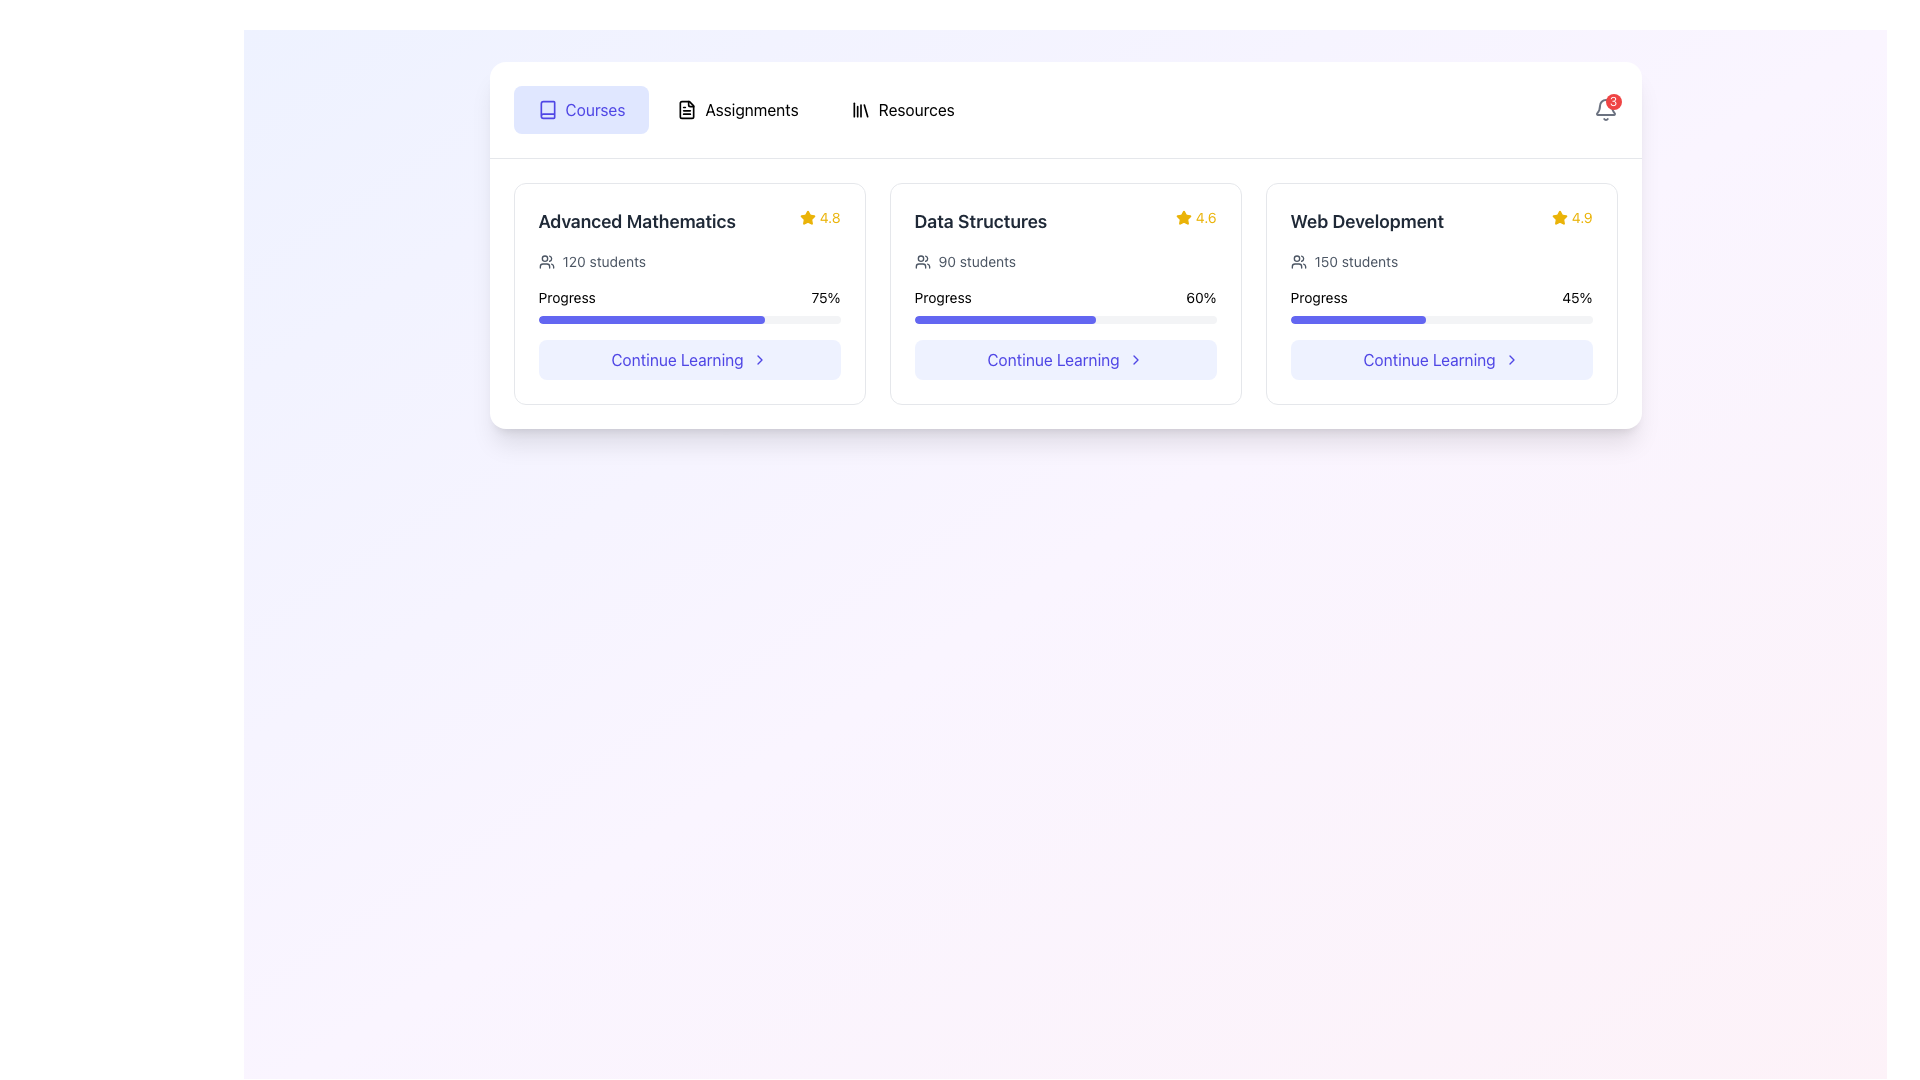  I want to click on the visual representation of the progress in the 'Advanced Mathematics' card's progress bar, which indicates 75% completion, so click(689, 319).